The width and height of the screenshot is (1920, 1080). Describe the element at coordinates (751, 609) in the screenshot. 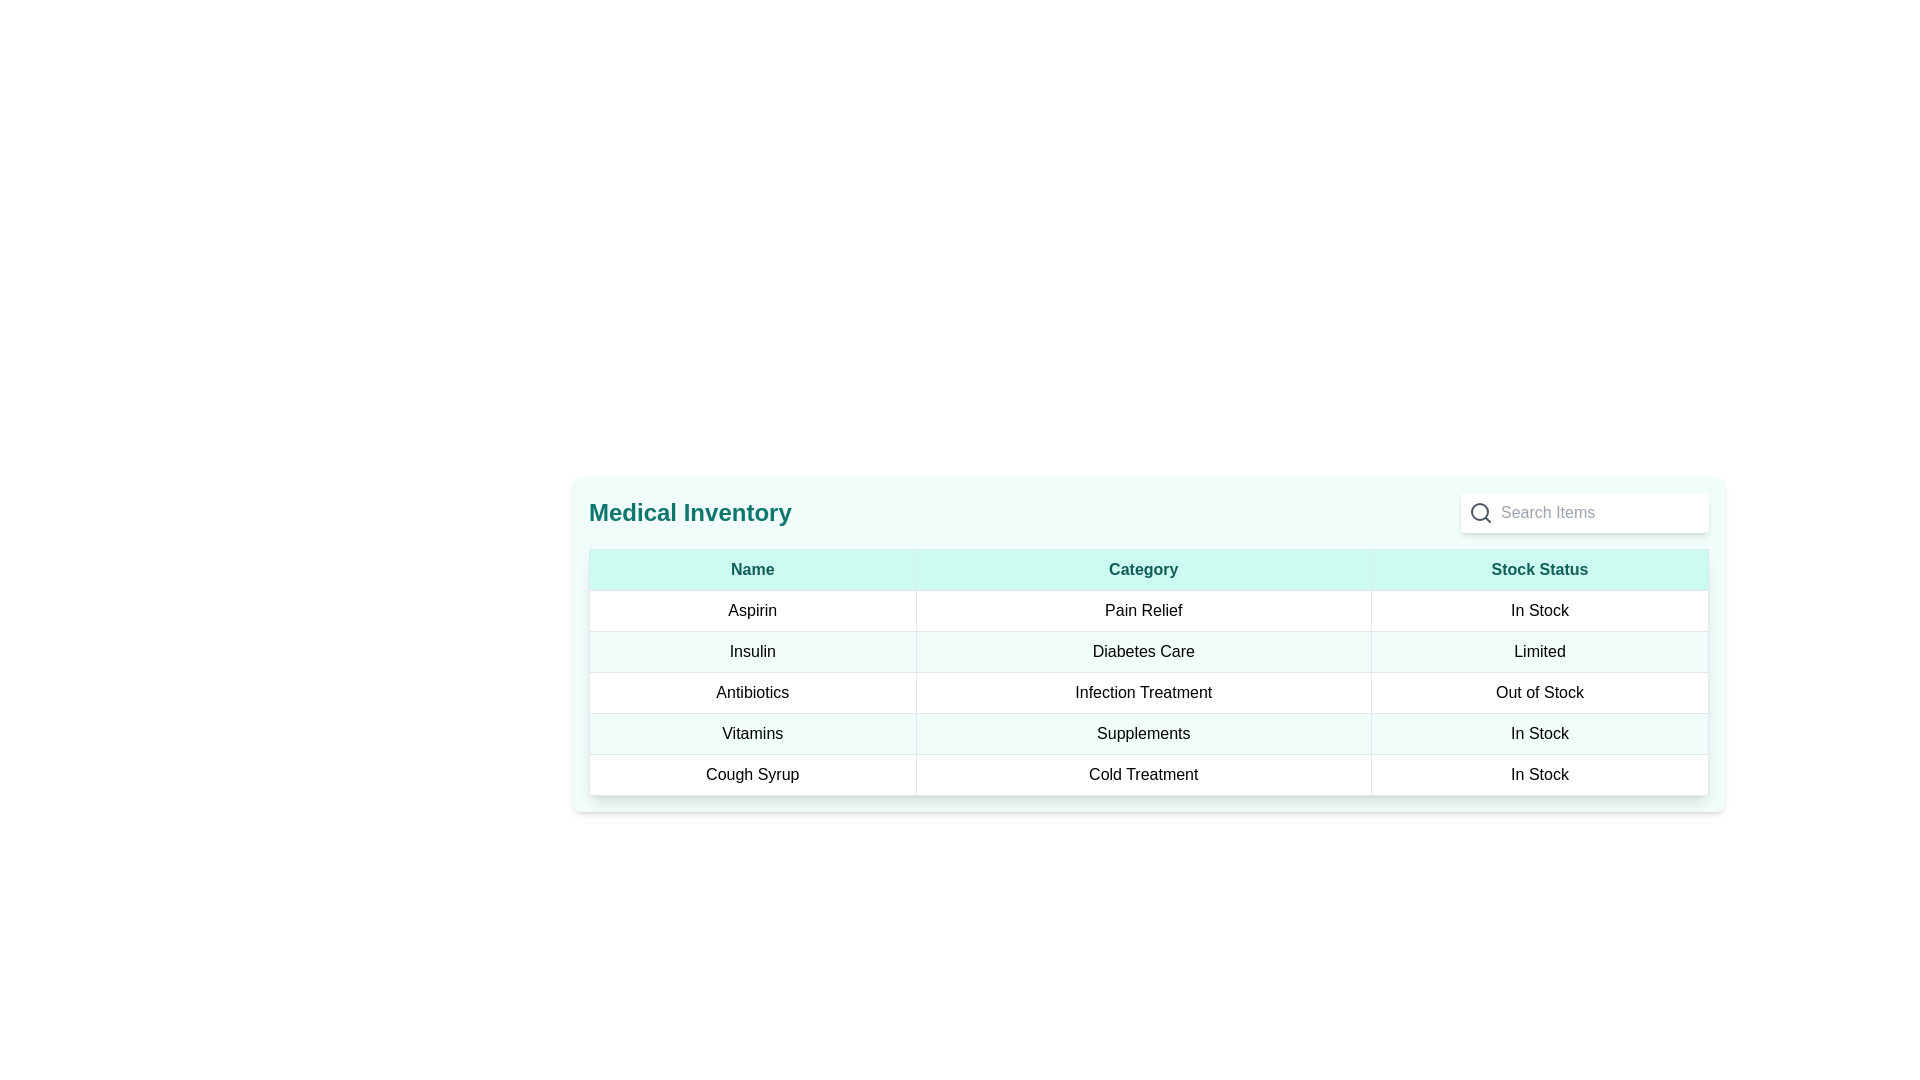

I see `the label reading 'Aspirin', which is located in the first column of a table row under the 'Name' header` at that location.